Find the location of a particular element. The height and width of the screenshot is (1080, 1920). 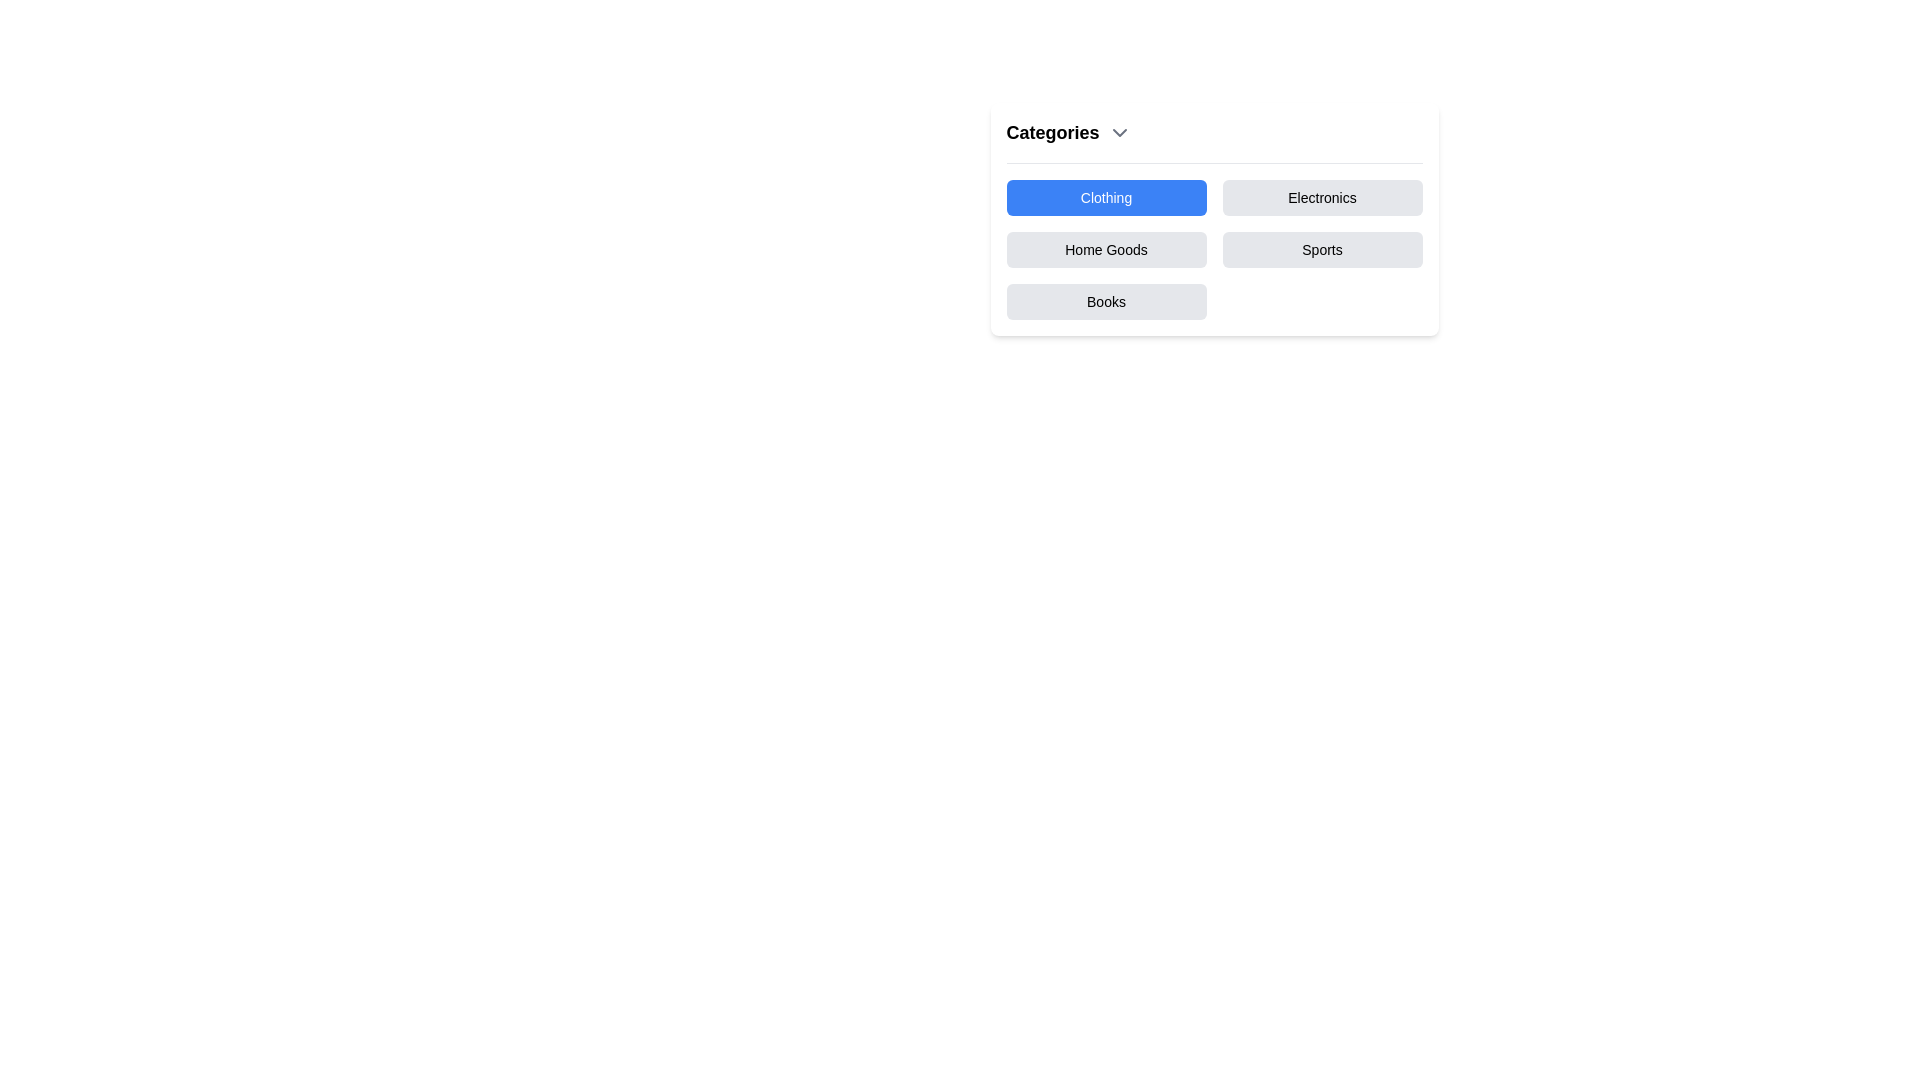

the 'Electronics' button, which is a rectangular button with a light gray background and bold font, located under the 'Categories' heading and positioned to the right of the 'Clothing' button is located at coordinates (1322, 197).